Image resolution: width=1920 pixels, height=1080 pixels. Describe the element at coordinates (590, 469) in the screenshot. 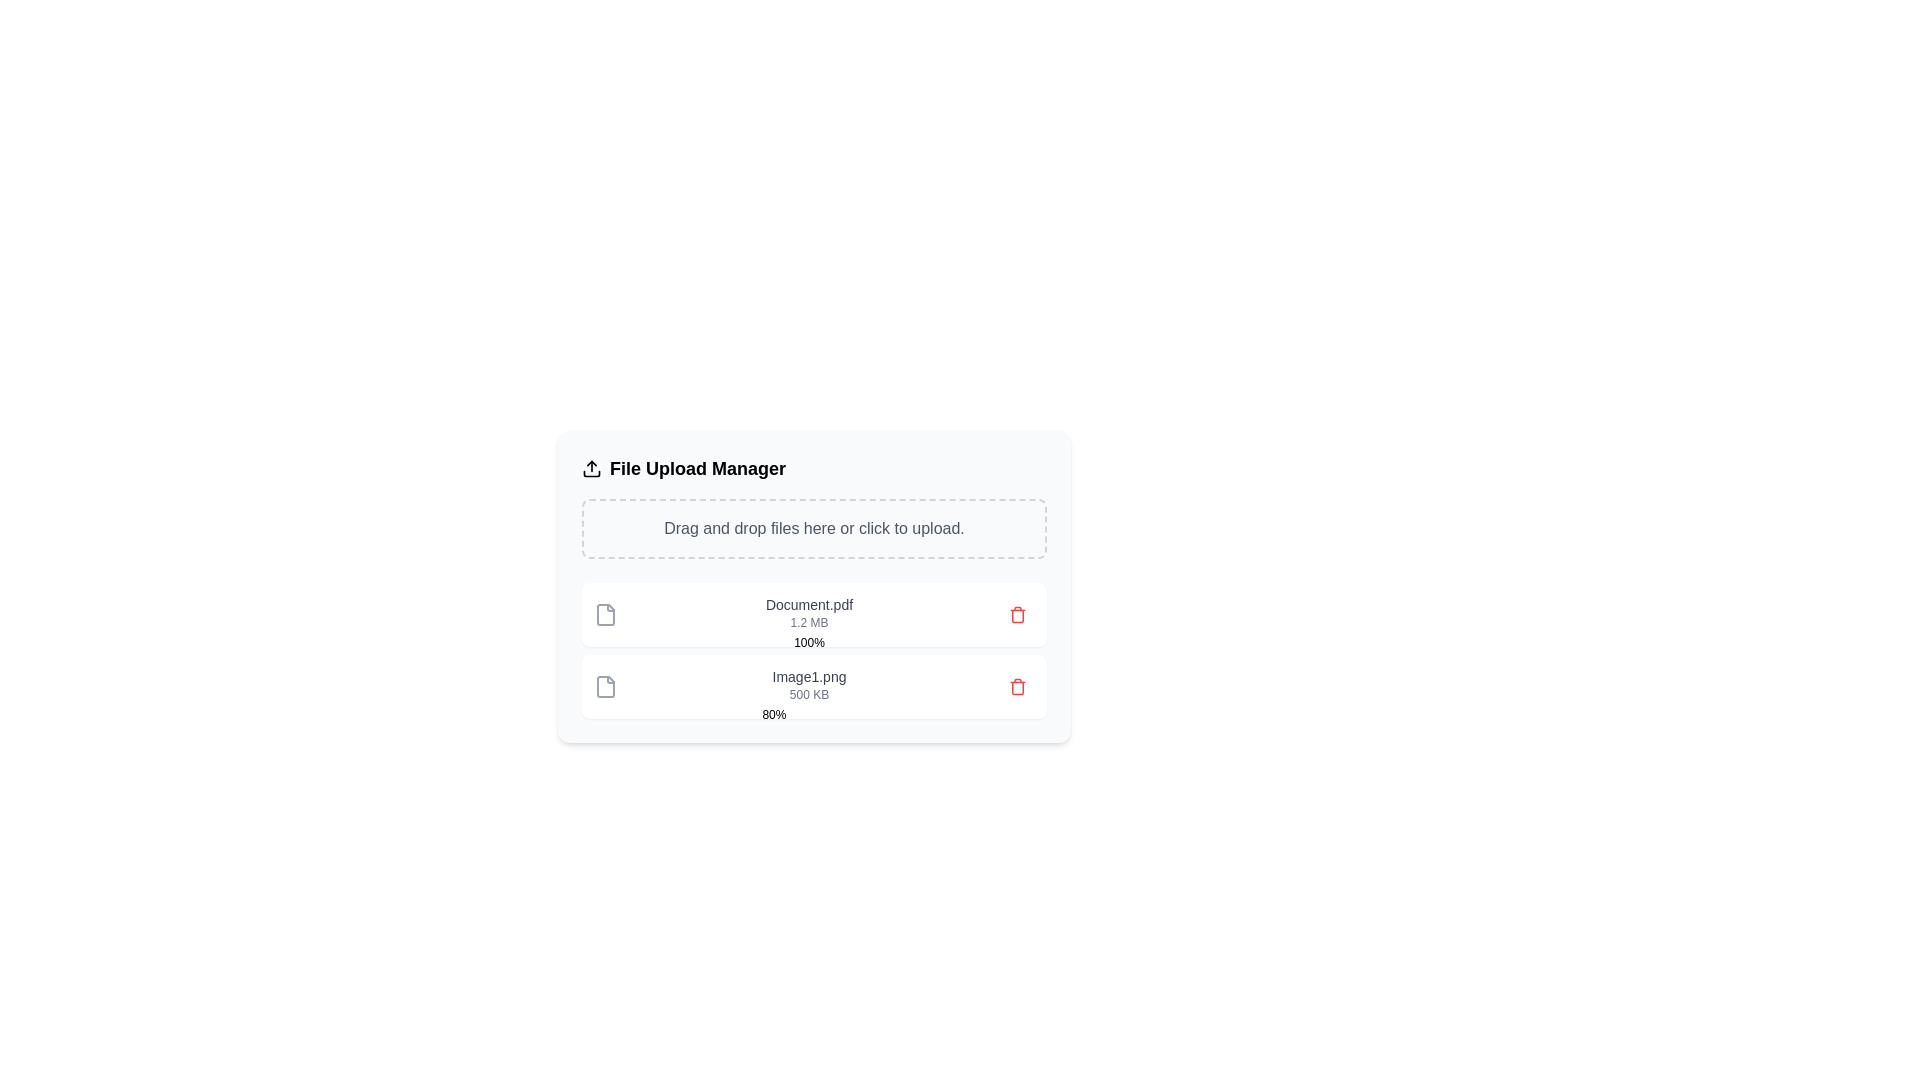

I see `the icon located at the far-left region of the 'File Upload Manager' heading in the file upload management system` at that location.